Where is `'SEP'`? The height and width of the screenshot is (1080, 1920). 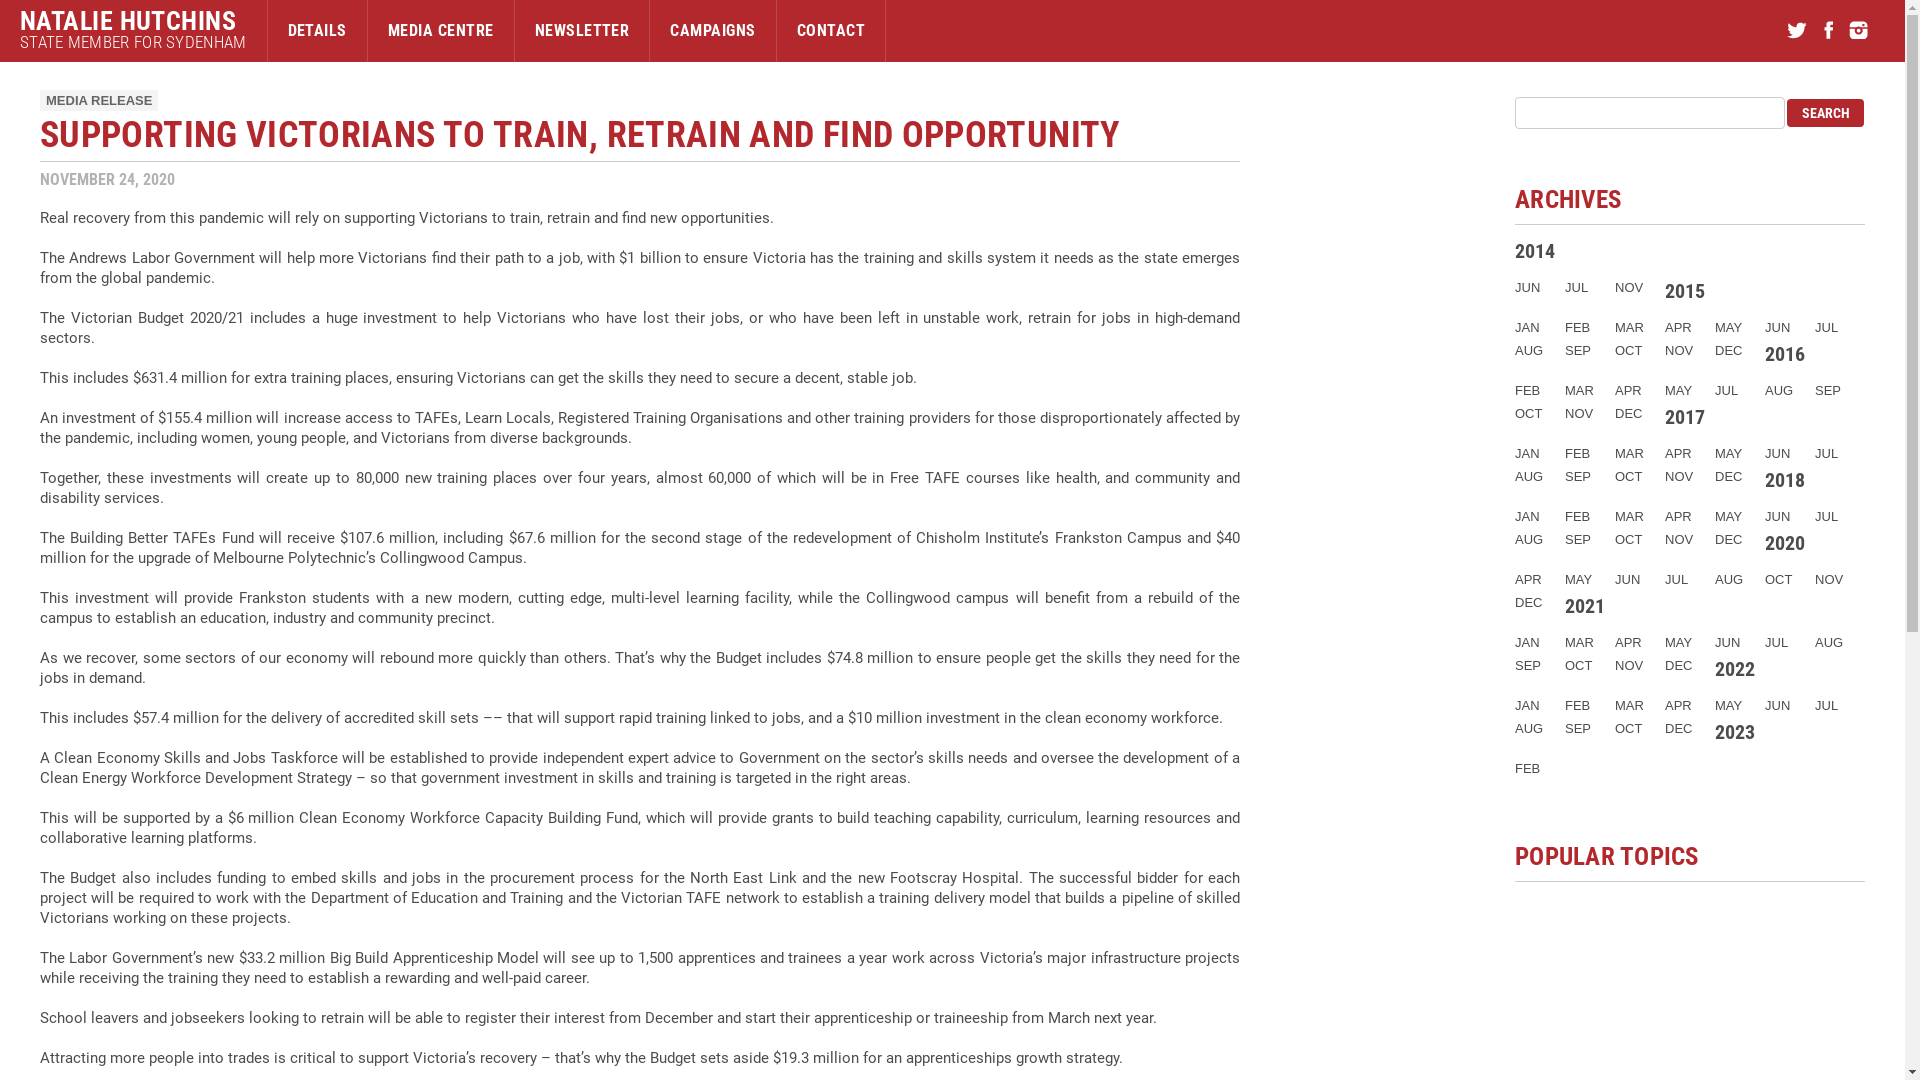
'SEP' is located at coordinates (1577, 349).